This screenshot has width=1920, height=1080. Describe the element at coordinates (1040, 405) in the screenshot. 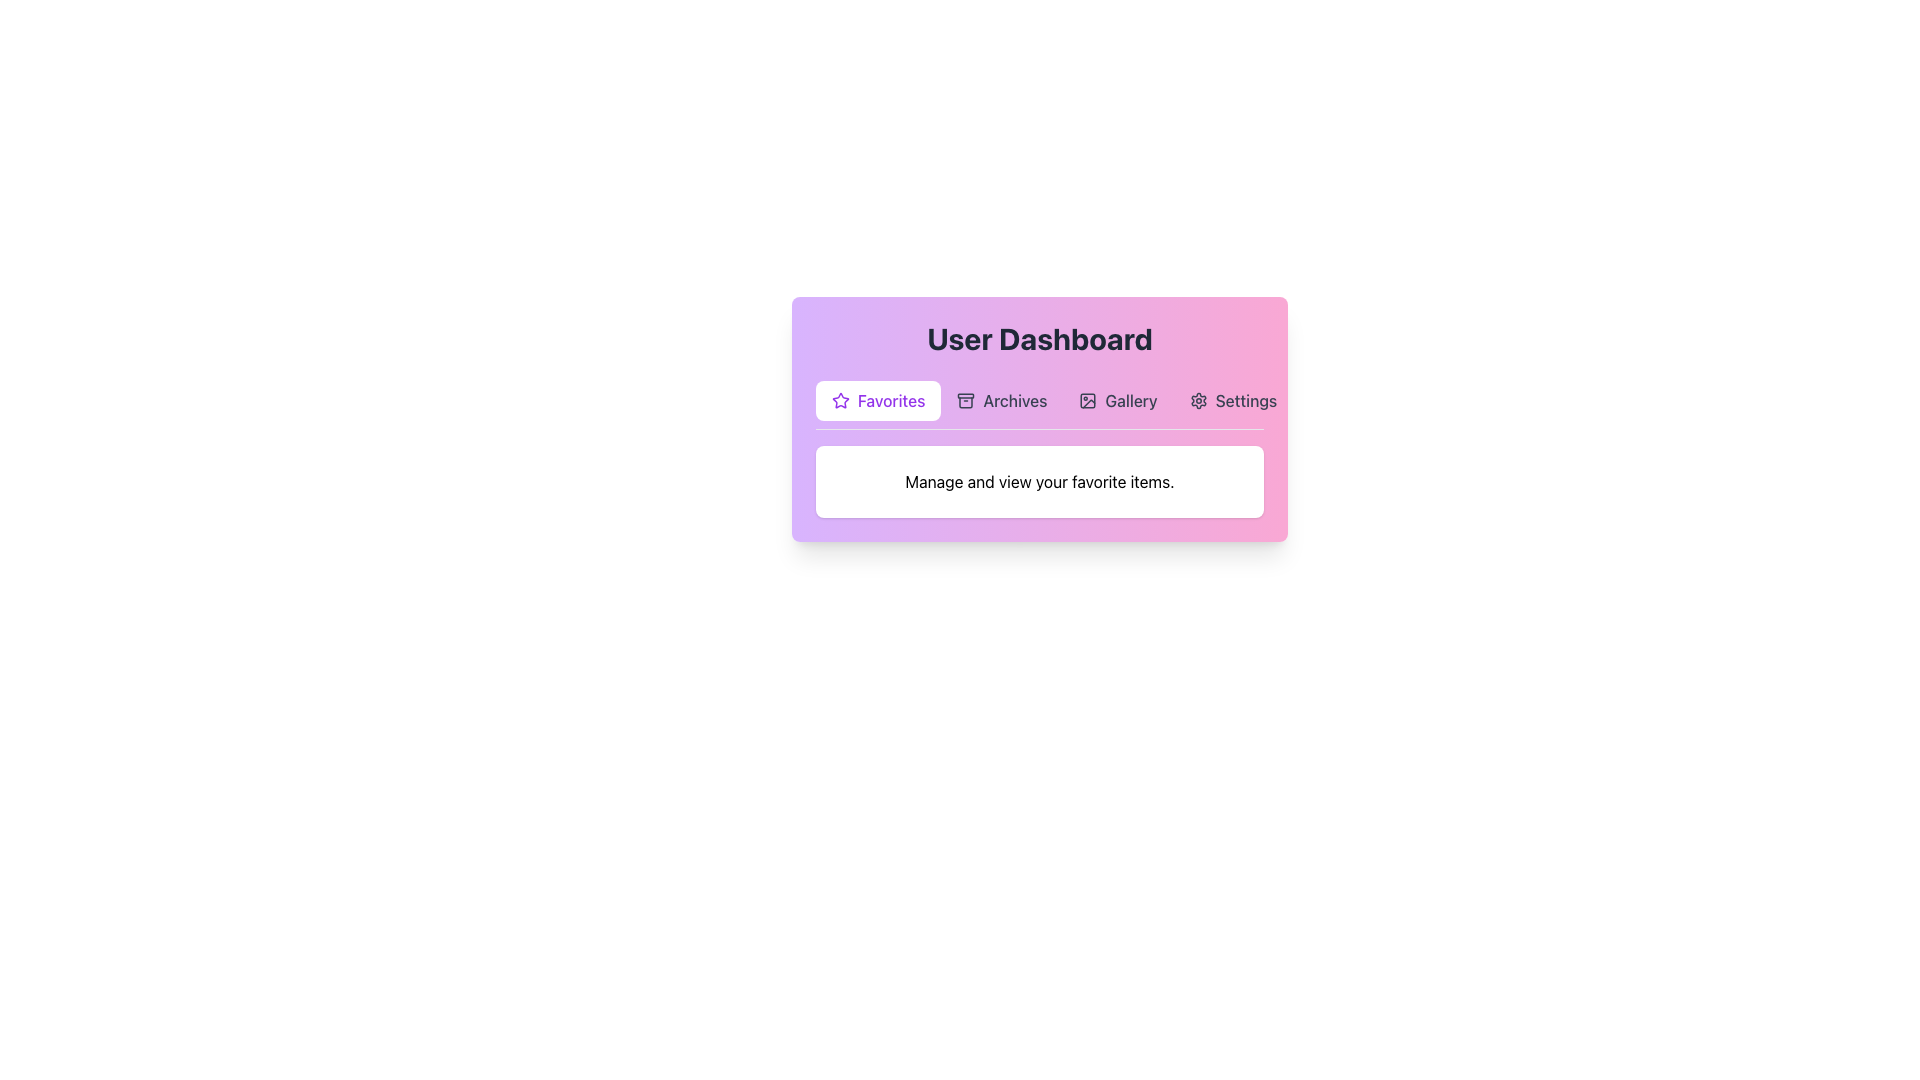

I see `the 'Archives' navigation tab, which is the second tab in the horizontal menu under 'User Dashboard'` at that location.